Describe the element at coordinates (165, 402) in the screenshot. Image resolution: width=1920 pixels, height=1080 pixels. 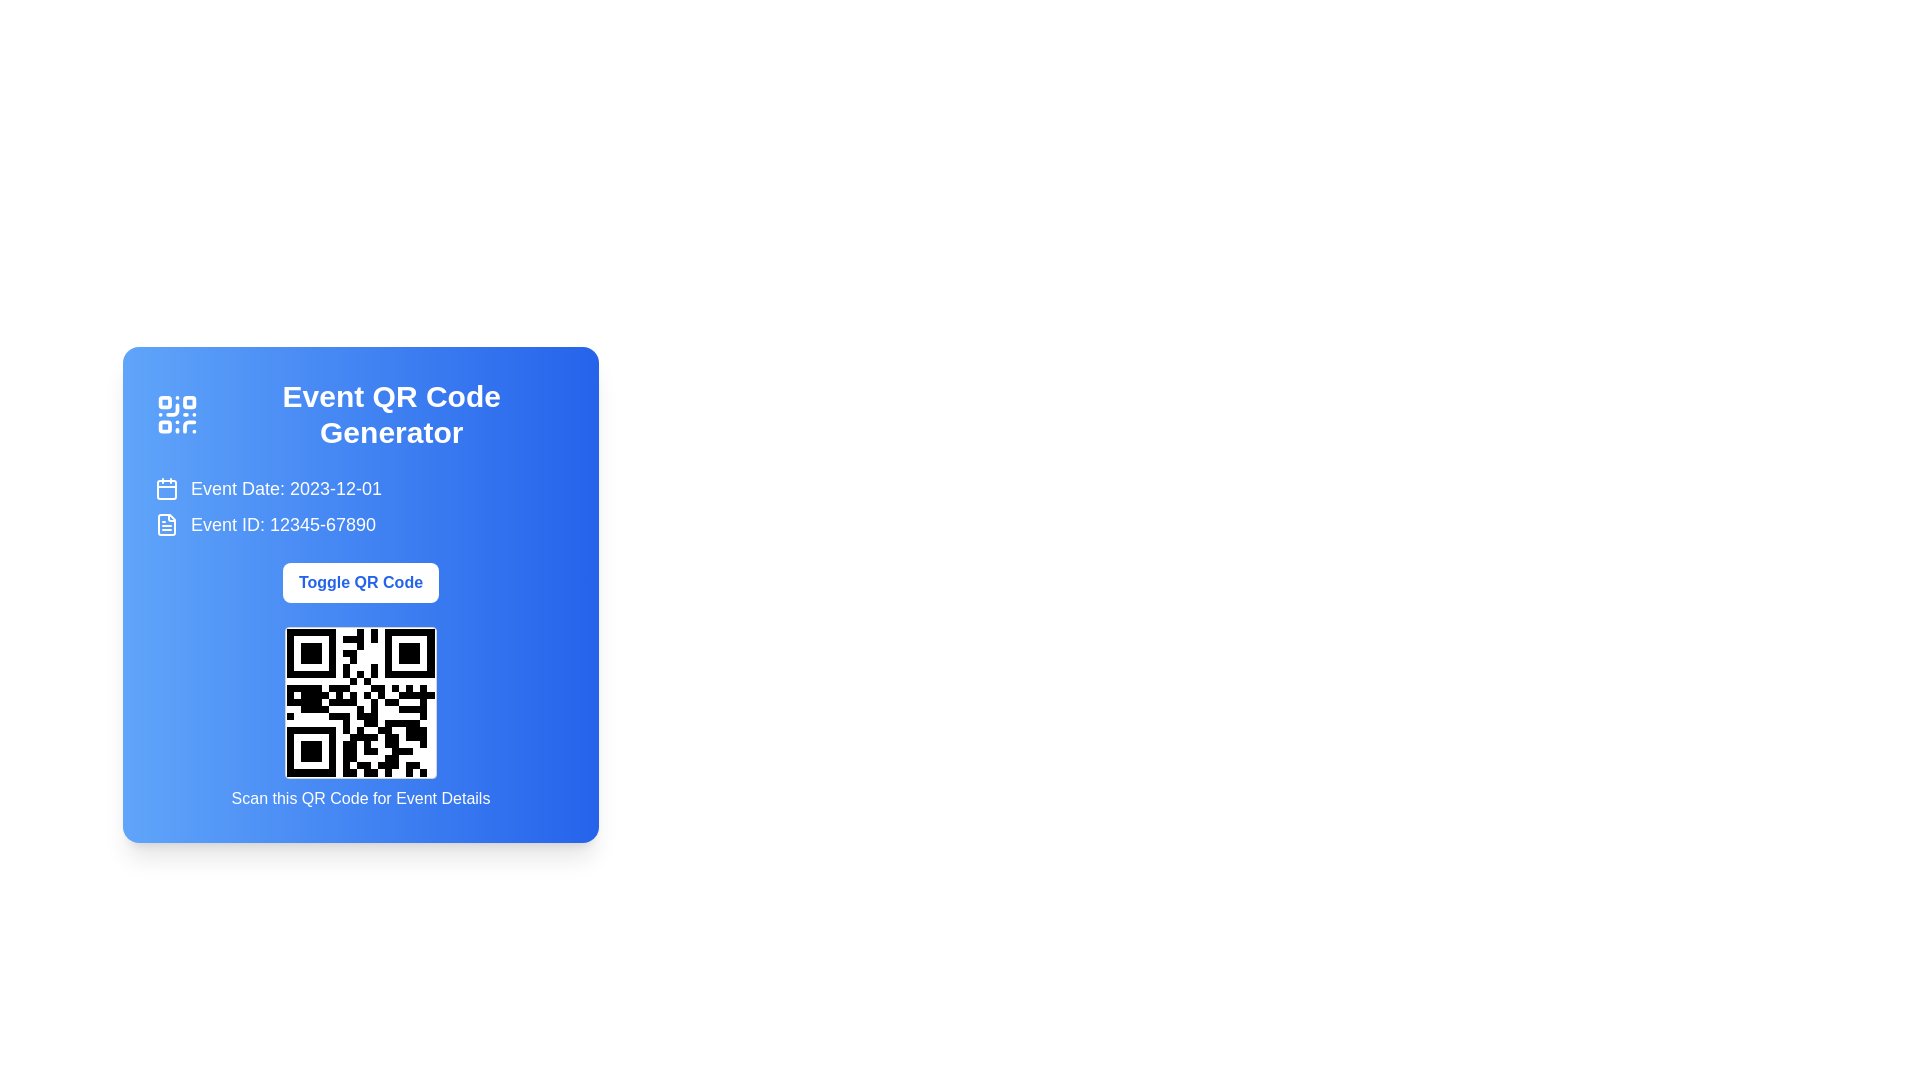
I see `the first square with rounded corners in the top-left corner of the QR code icon, which serves as a visual part of the QR code and has no interactive behavior` at that location.